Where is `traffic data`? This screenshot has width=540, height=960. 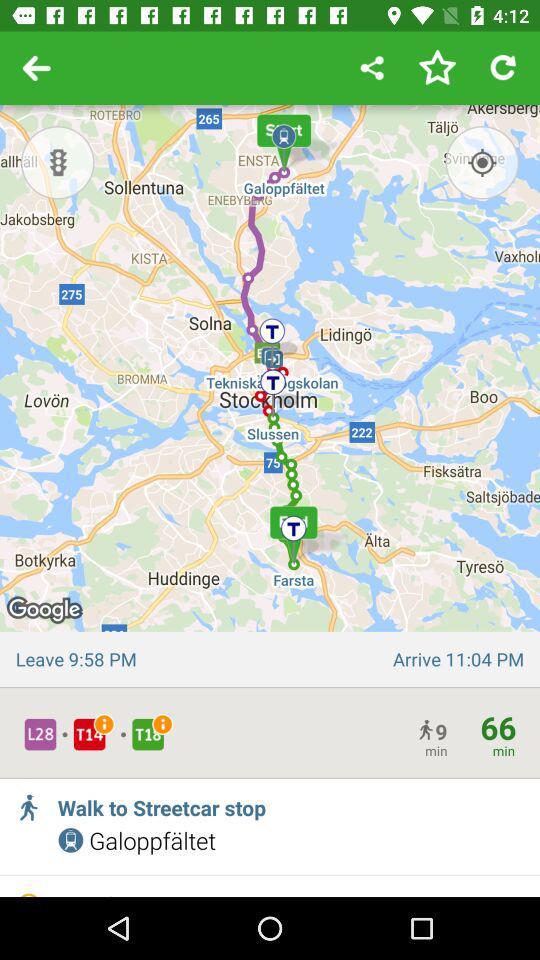 traffic data is located at coordinates (57, 161).